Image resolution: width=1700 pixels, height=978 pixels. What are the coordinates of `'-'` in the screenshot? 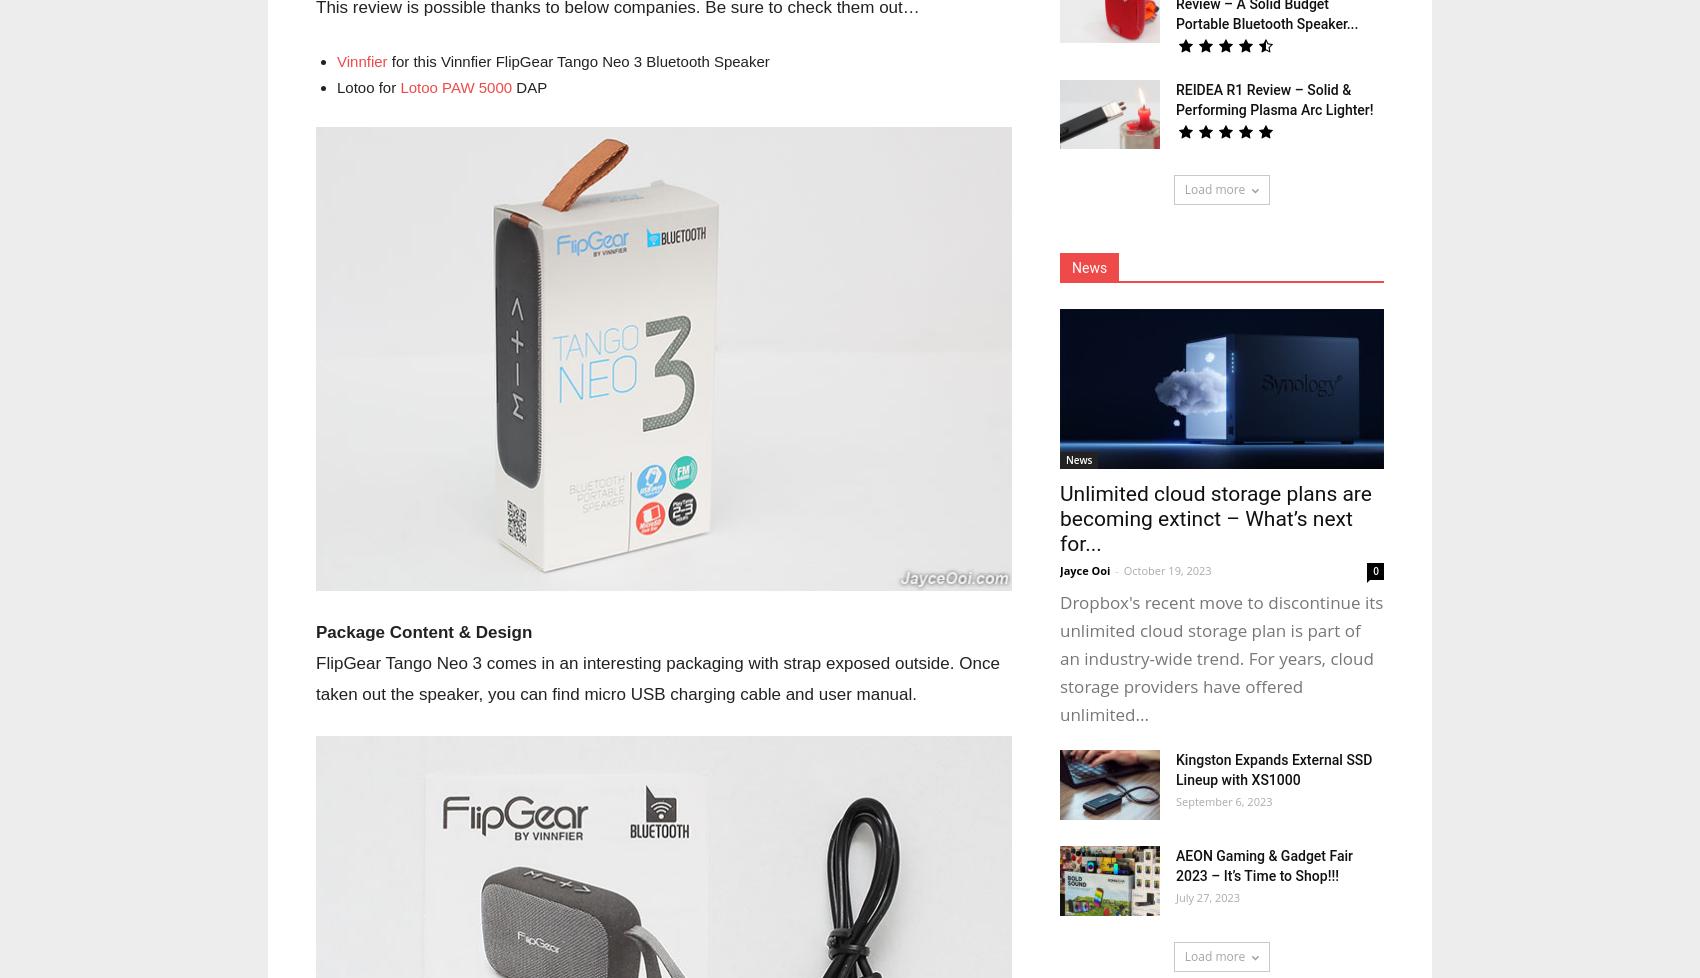 It's located at (1115, 570).